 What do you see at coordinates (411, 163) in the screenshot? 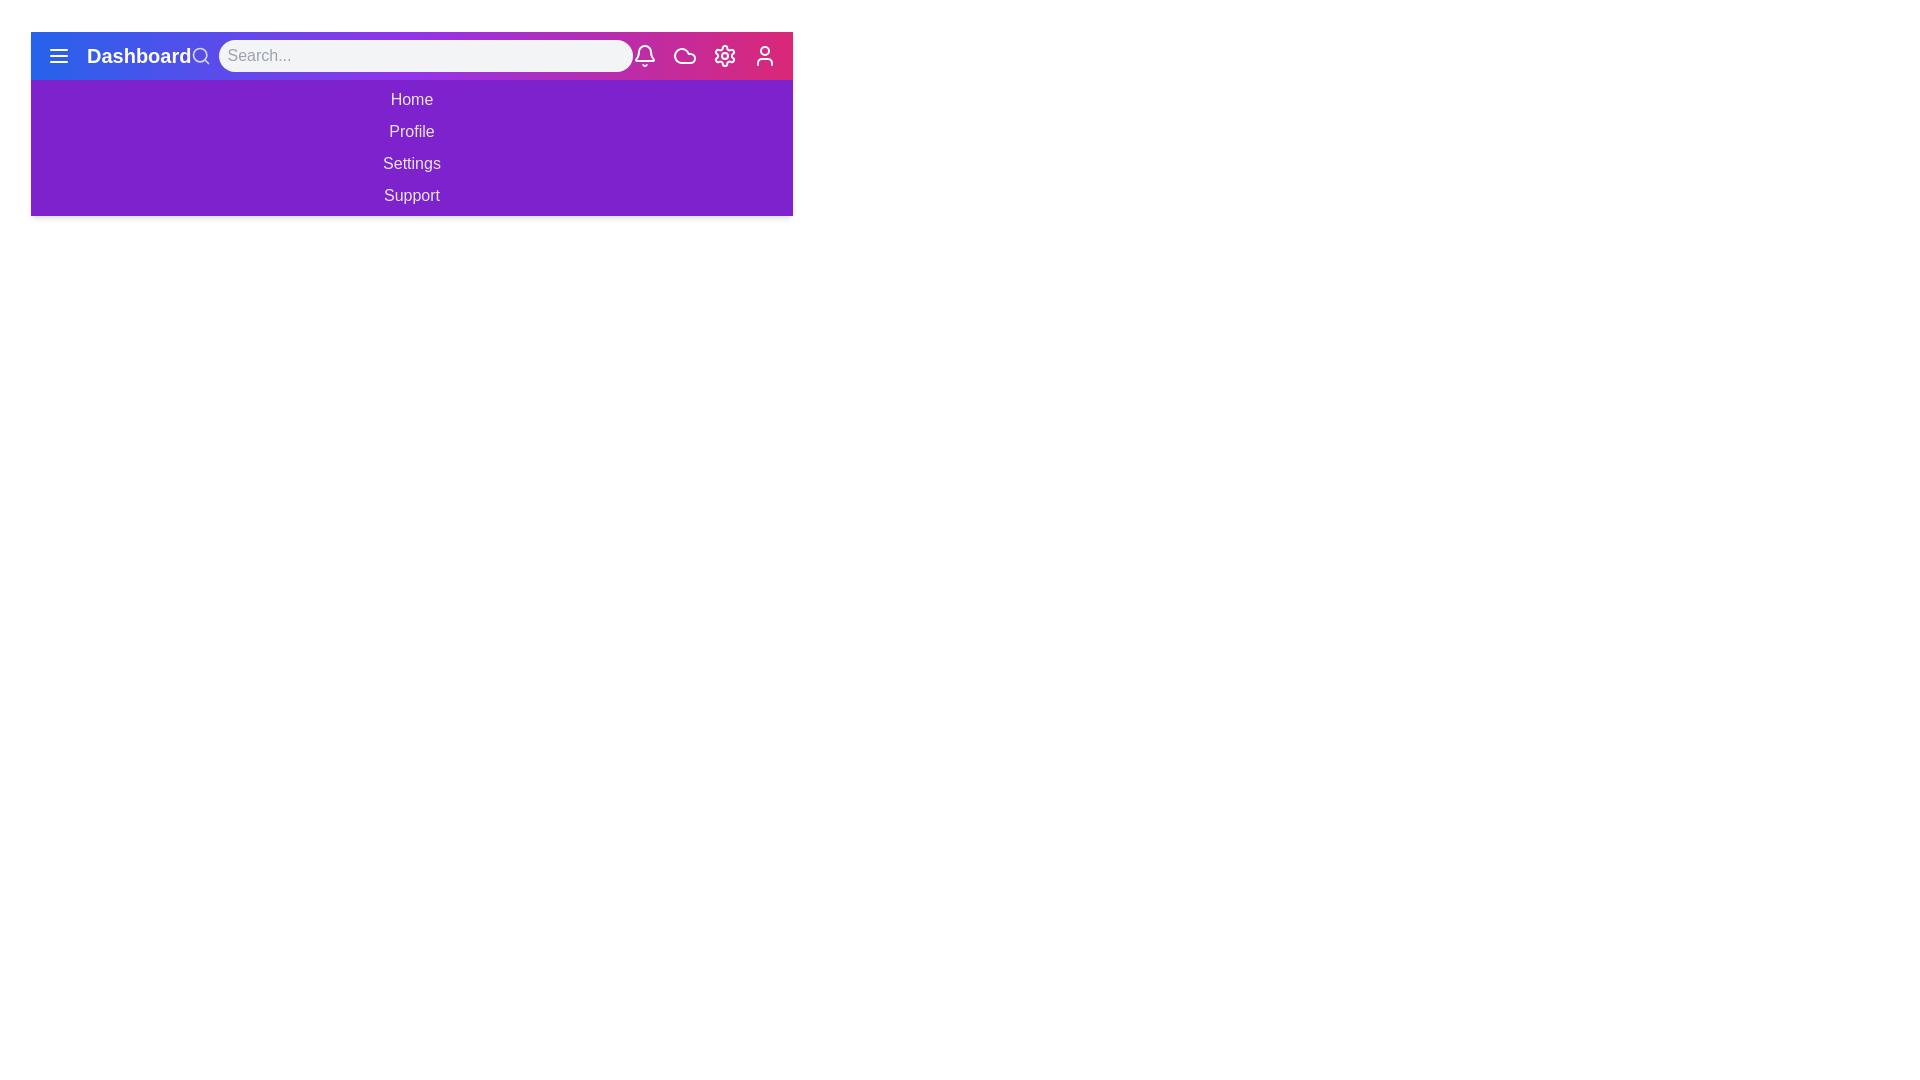
I see `the menu item Settings in the navigation bar` at bounding box center [411, 163].